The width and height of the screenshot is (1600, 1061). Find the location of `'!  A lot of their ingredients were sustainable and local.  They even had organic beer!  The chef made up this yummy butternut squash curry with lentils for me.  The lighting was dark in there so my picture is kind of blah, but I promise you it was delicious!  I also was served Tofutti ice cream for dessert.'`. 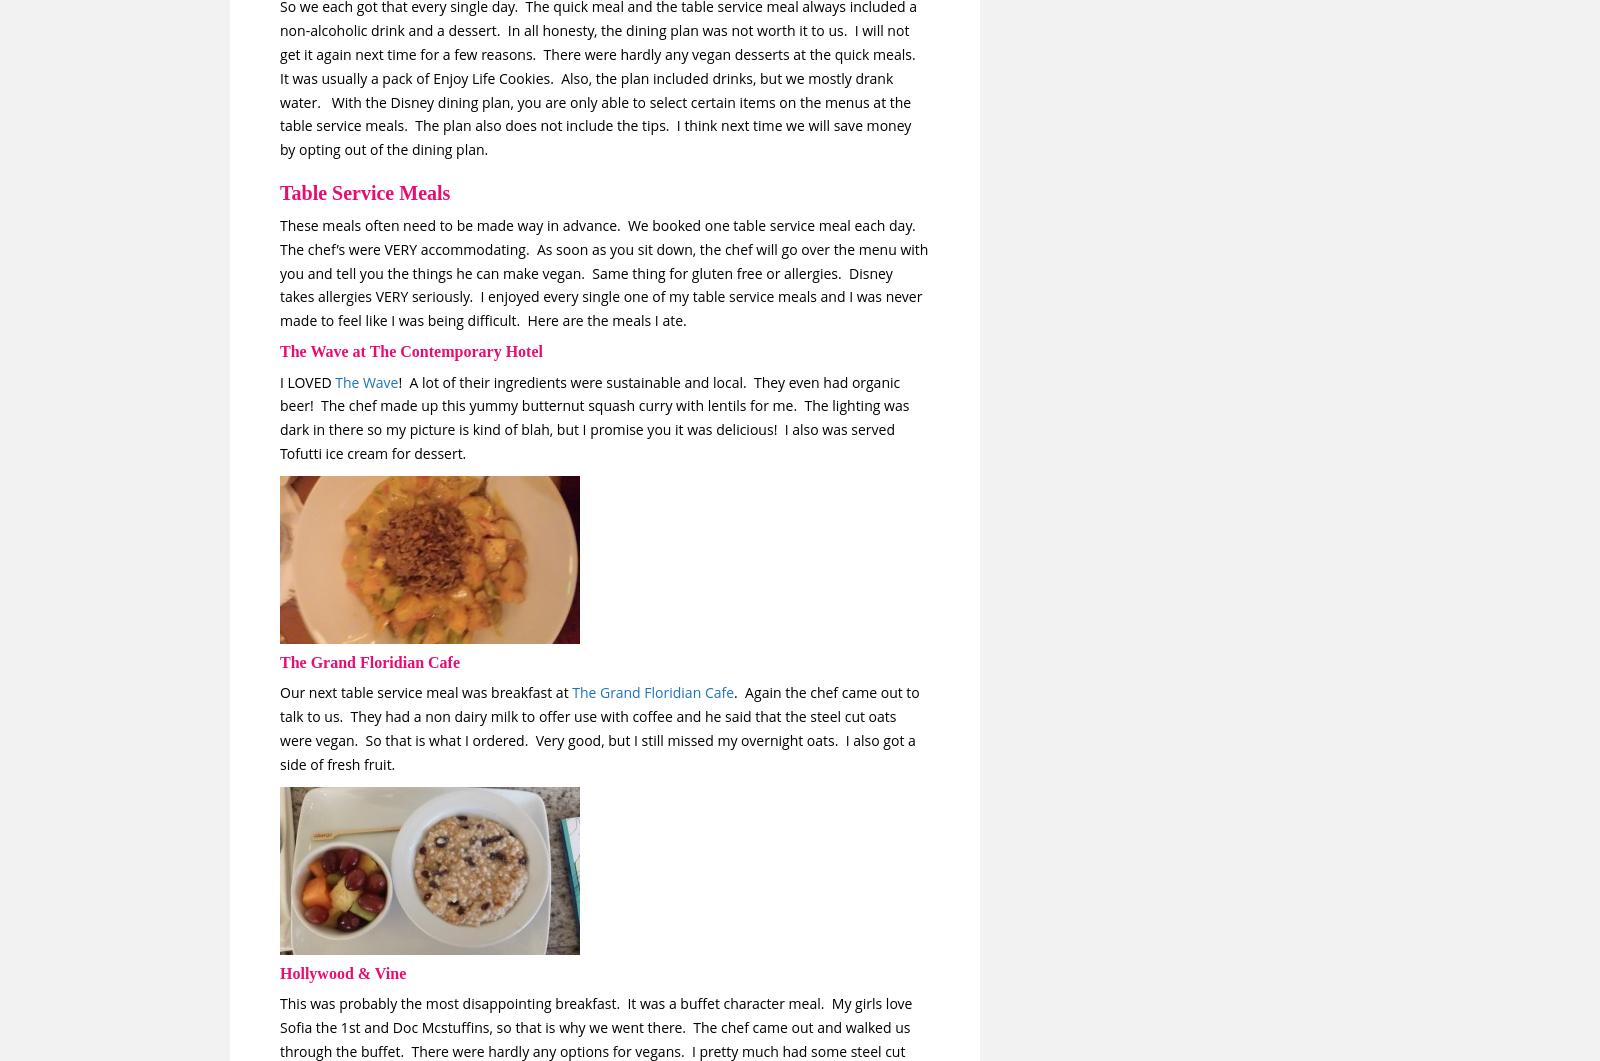

'!  A lot of their ingredients were sustainable and local.  They even had organic beer!  The chef made up this yummy butternut squash curry with lentils for me.  The lighting was dark in there so my picture is kind of blah, but I promise you it was delicious!  I also was served Tofutti ice cream for dessert.' is located at coordinates (593, 417).